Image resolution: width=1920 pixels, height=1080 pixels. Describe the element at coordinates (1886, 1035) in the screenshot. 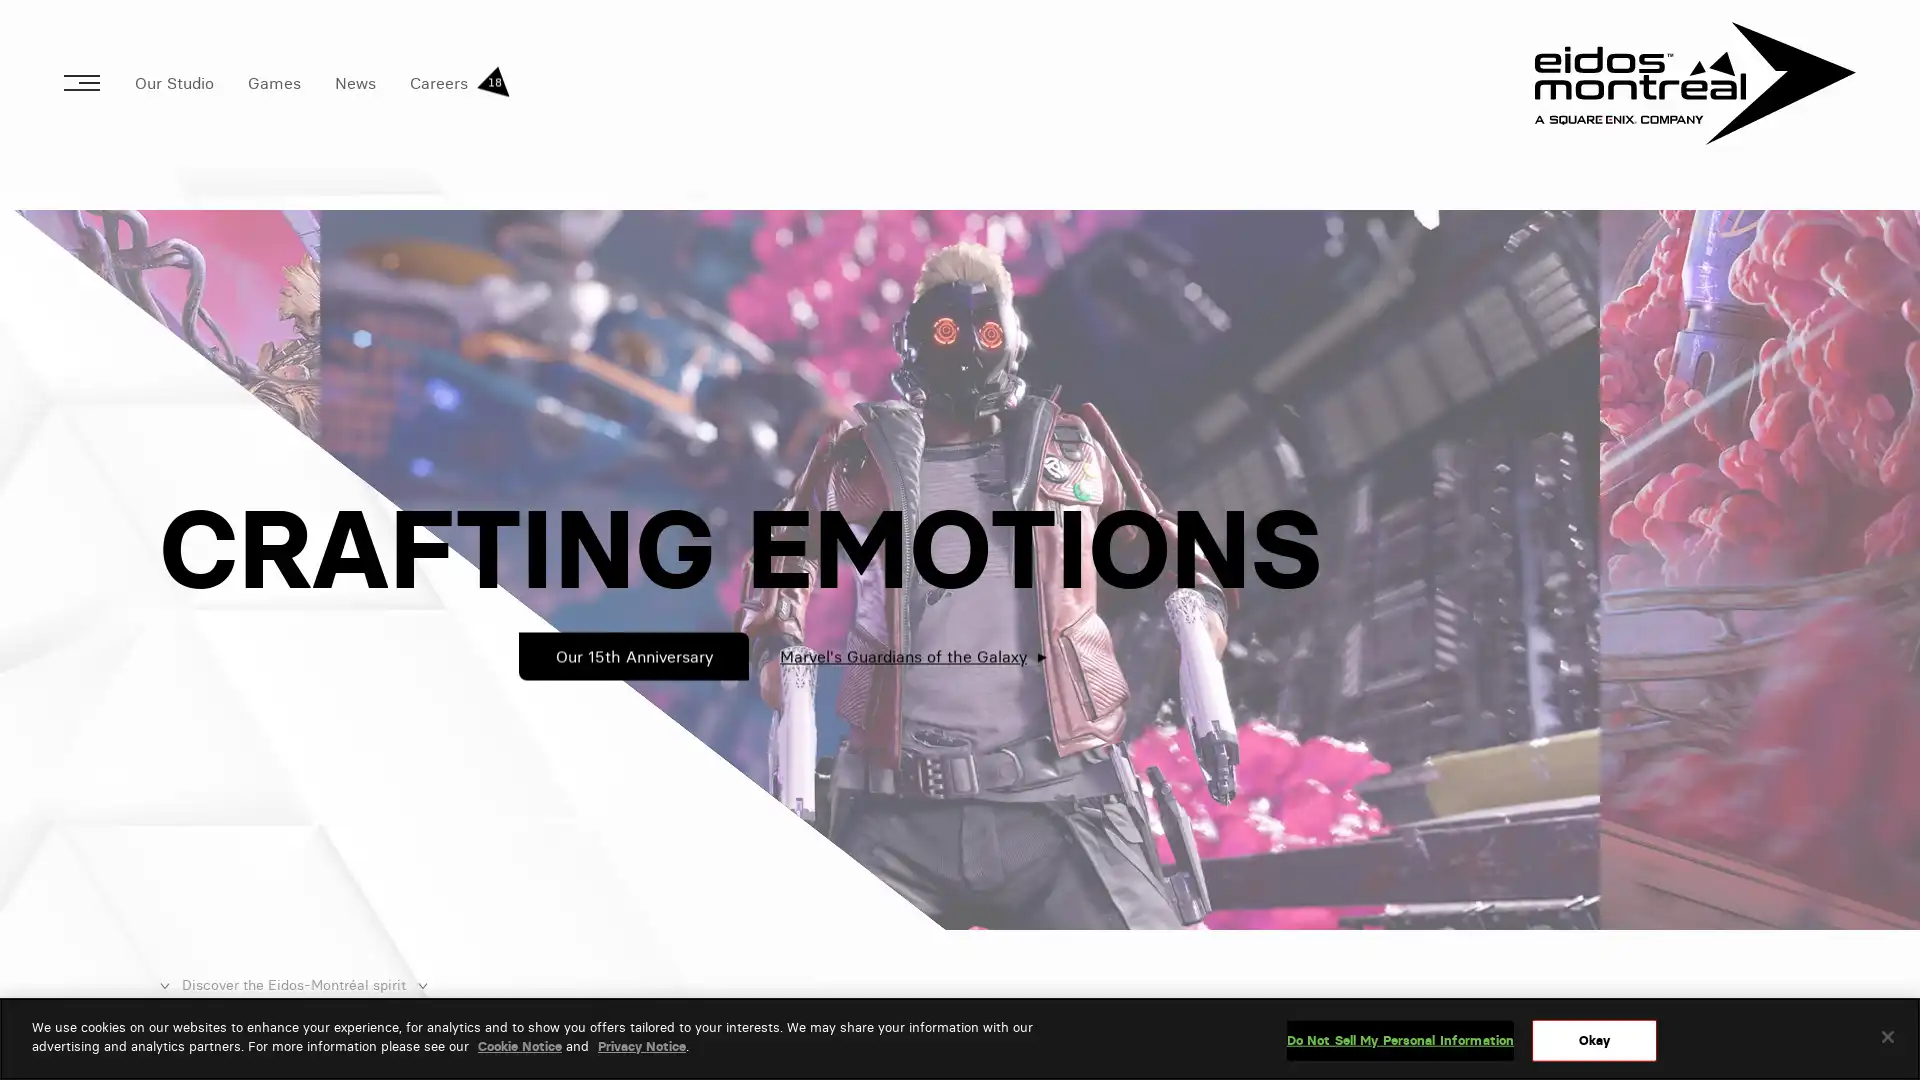

I see `Close` at that location.